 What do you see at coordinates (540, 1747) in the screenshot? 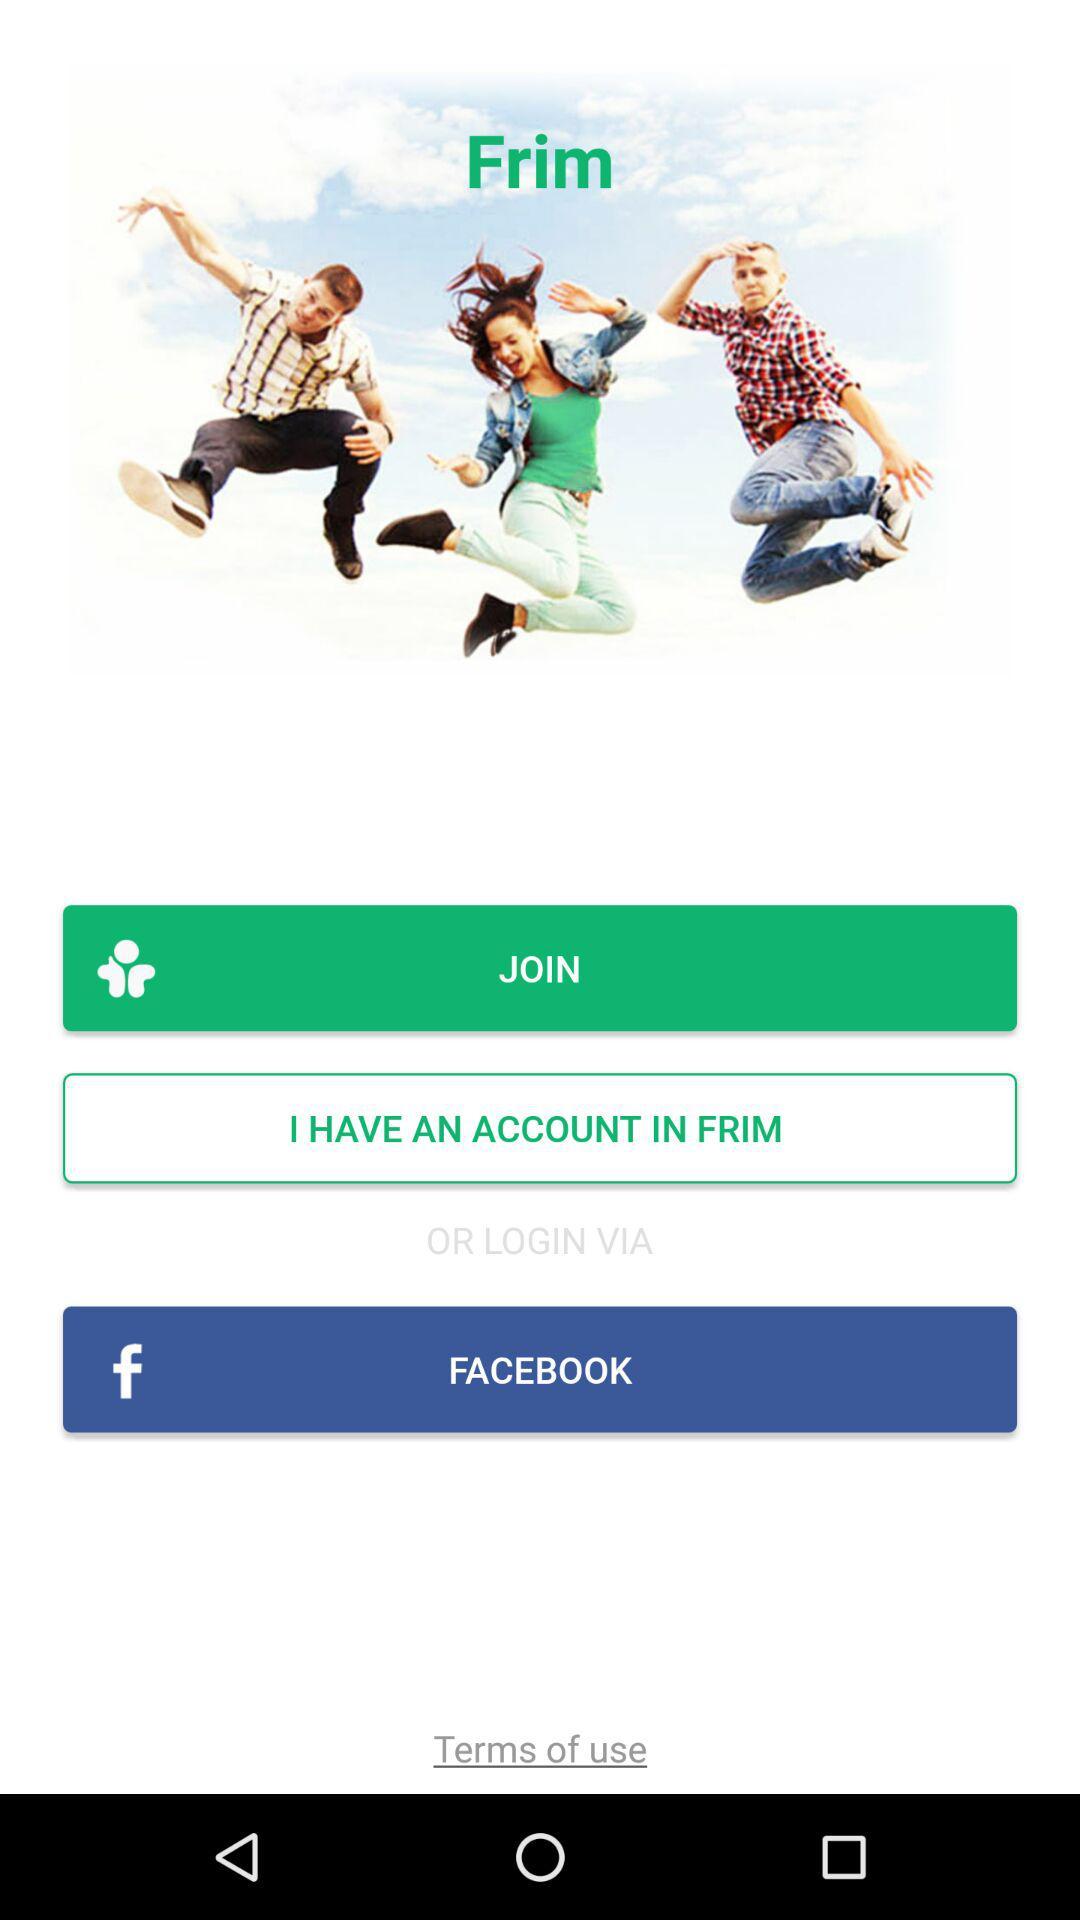
I see `the terms of use` at bounding box center [540, 1747].